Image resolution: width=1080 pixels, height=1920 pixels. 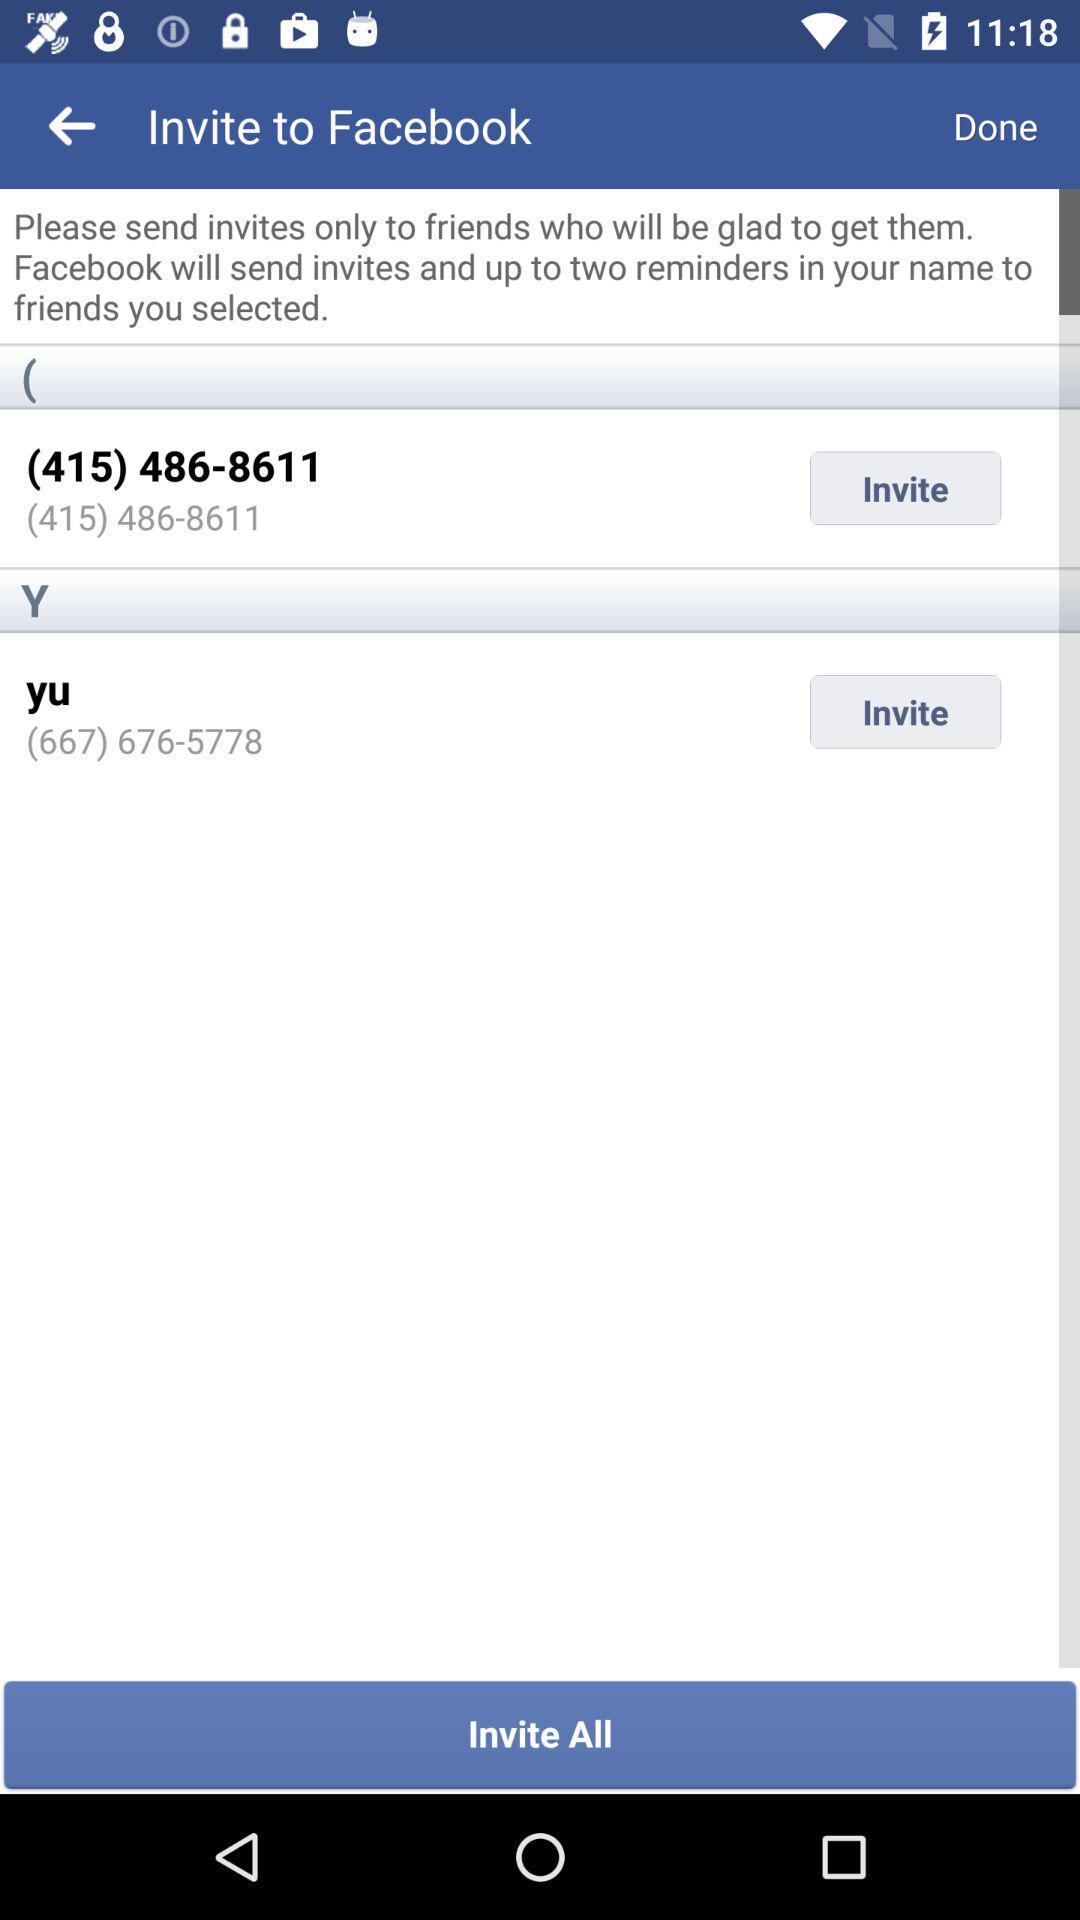 What do you see at coordinates (72, 124) in the screenshot?
I see `item next to the invite to facebook item` at bounding box center [72, 124].